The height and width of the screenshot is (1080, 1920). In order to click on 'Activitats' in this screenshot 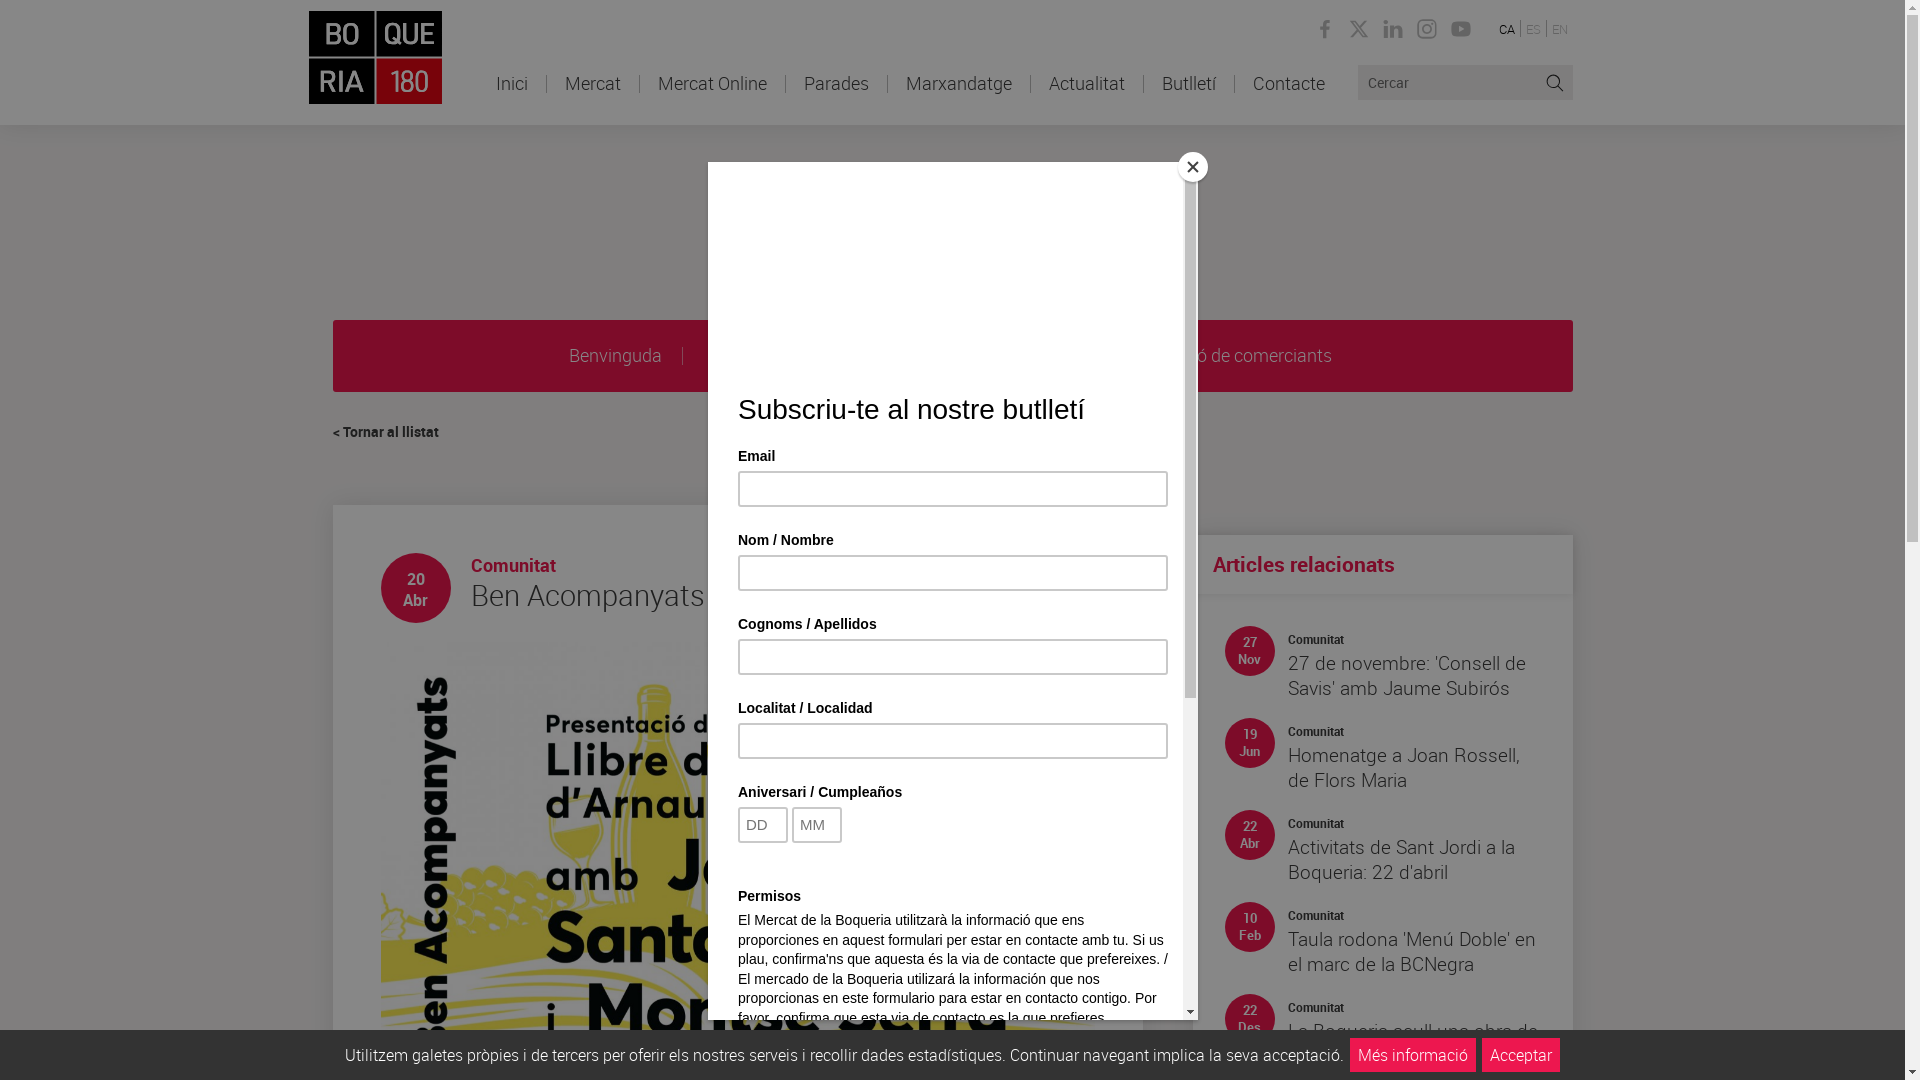, I will do `click(931, 354)`.